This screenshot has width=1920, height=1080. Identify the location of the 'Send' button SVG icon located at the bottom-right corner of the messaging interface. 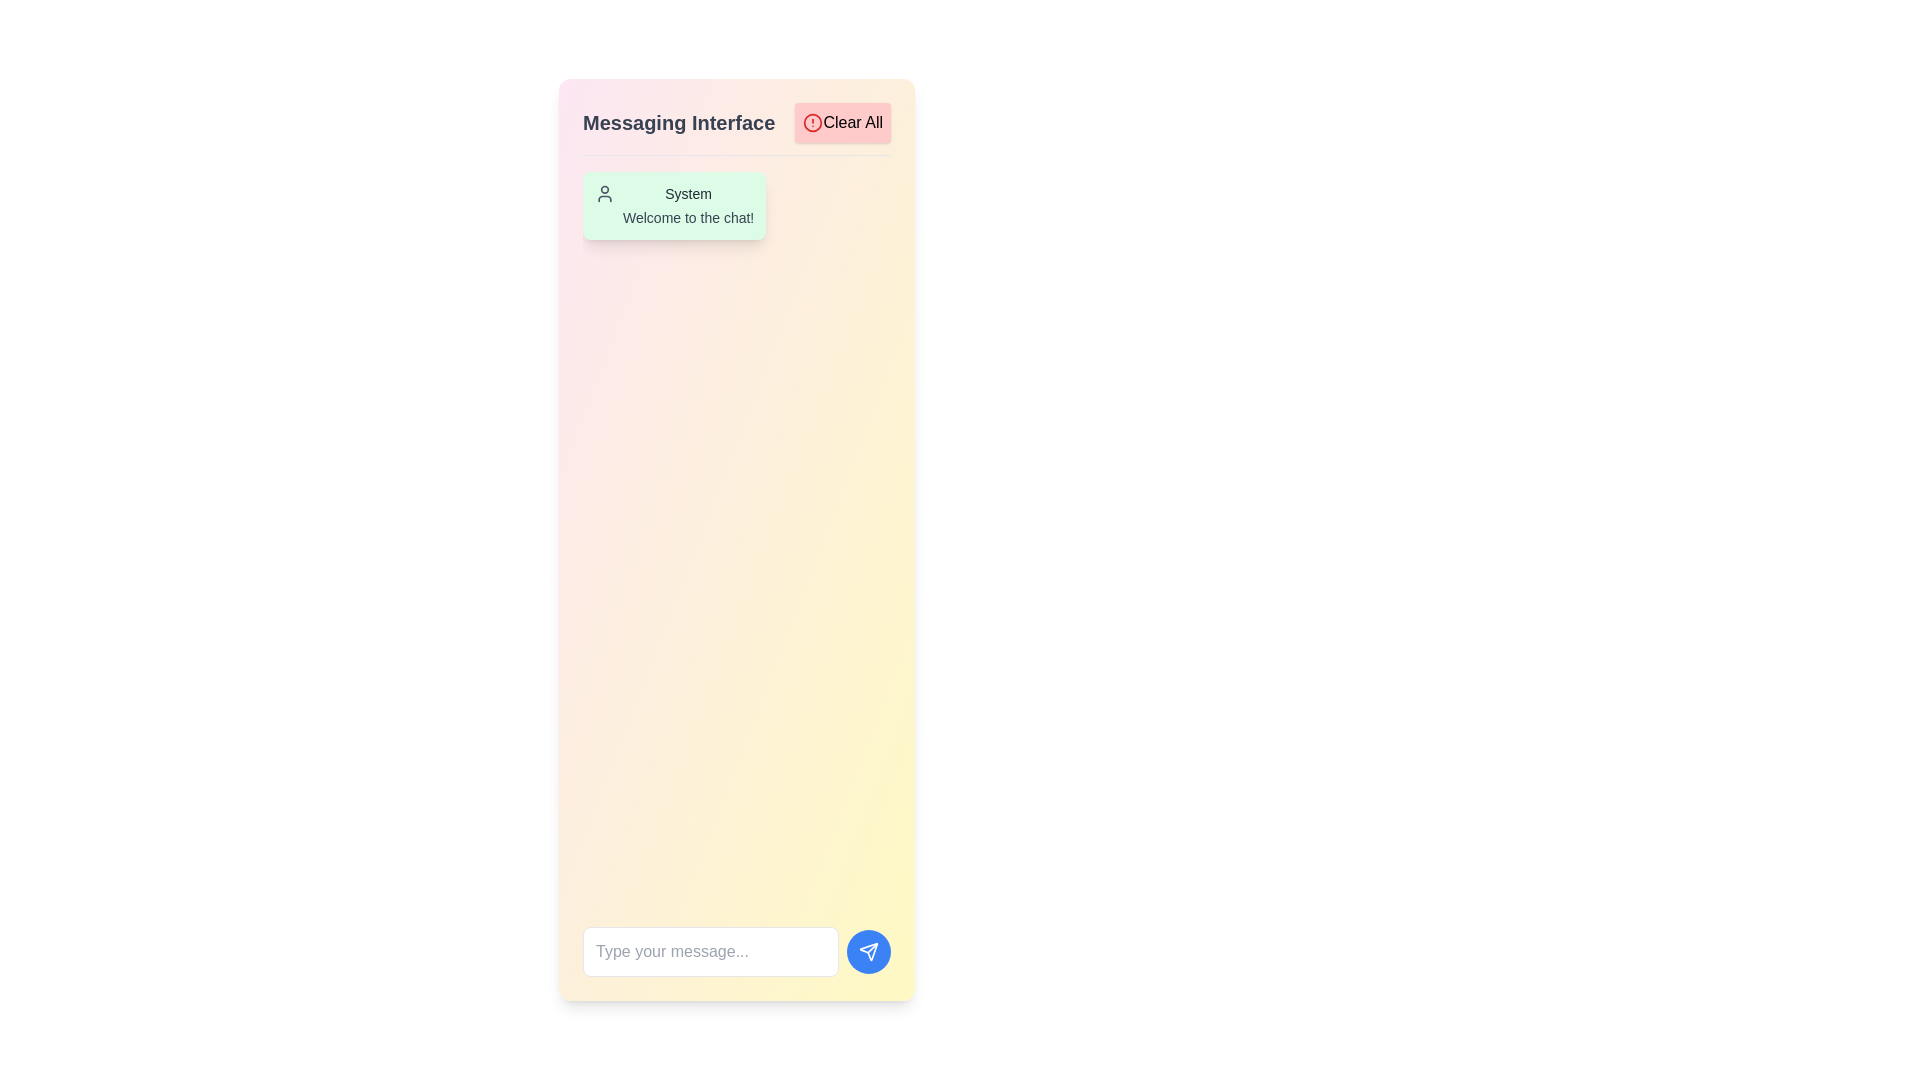
(868, 951).